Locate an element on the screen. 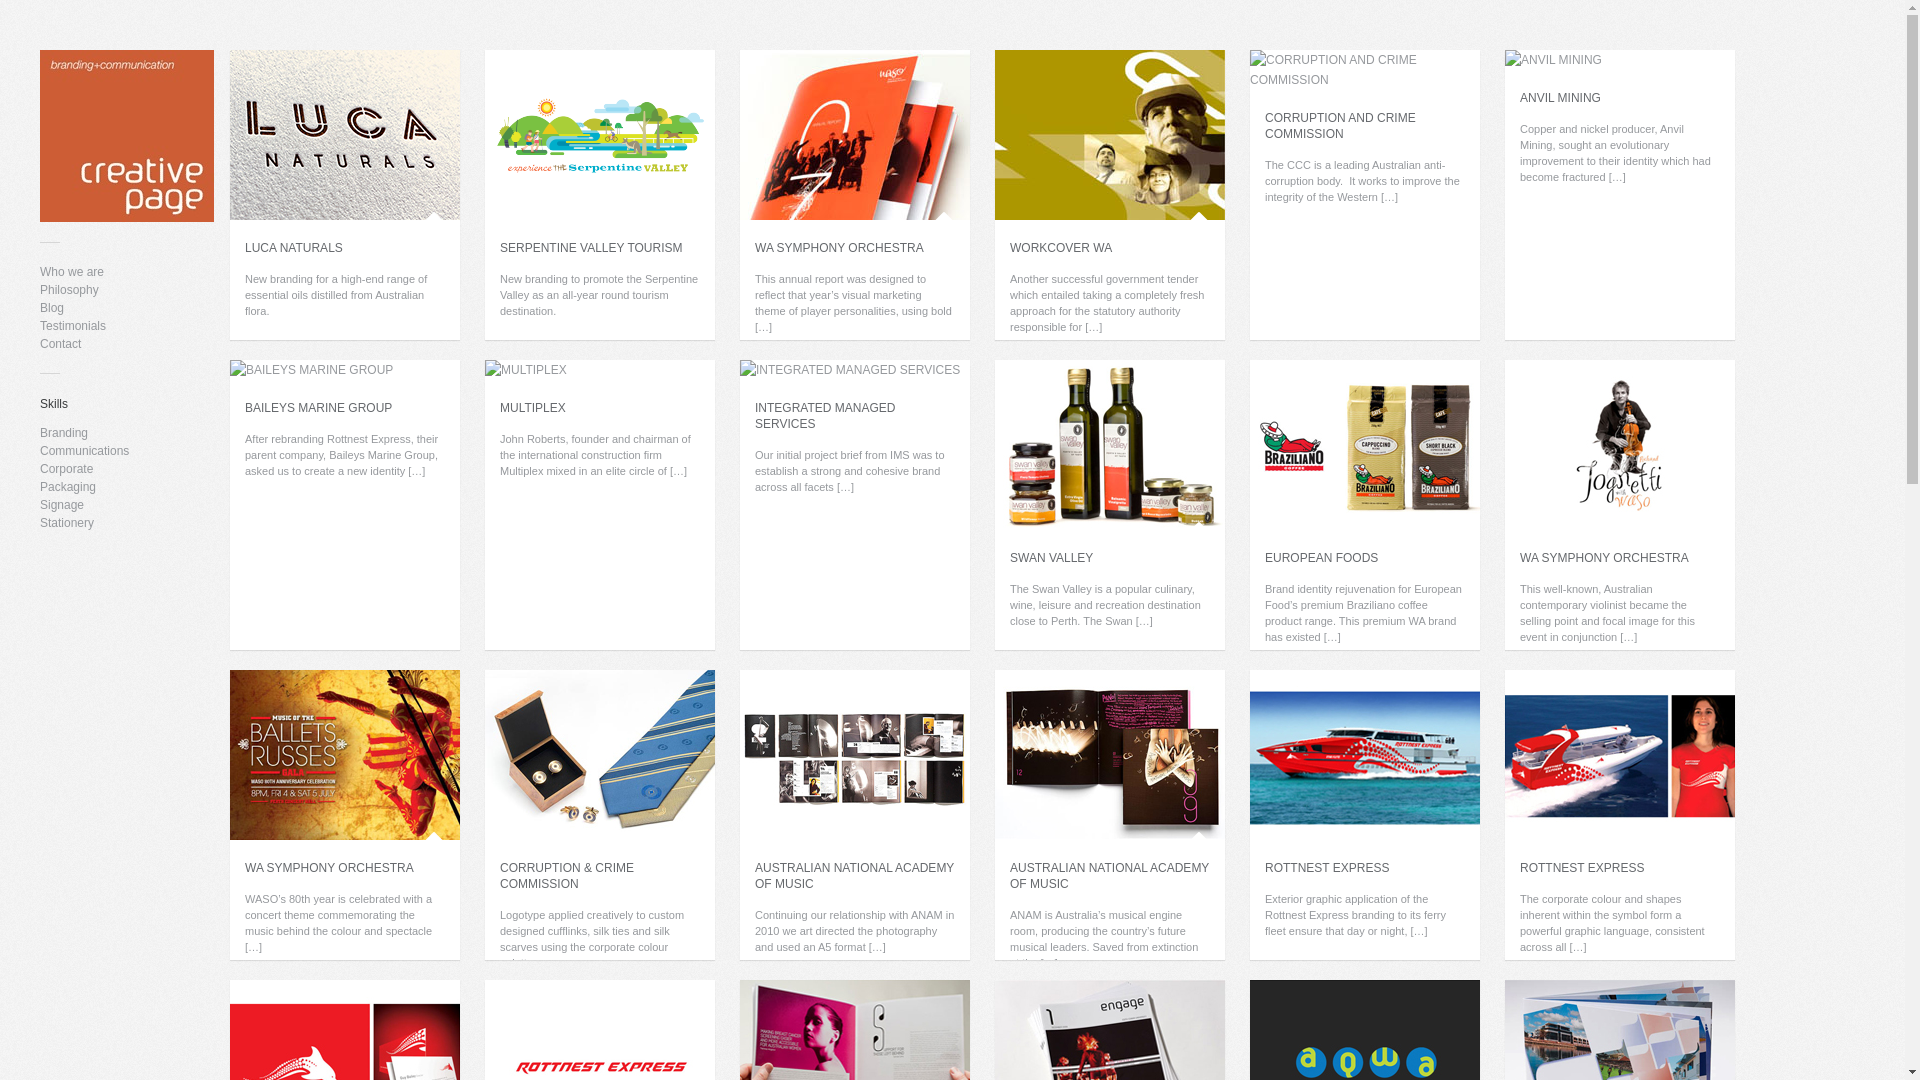 This screenshot has width=1920, height=1080. 'SERPENTINE VALLEY TOURISM' is located at coordinates (590, 246).